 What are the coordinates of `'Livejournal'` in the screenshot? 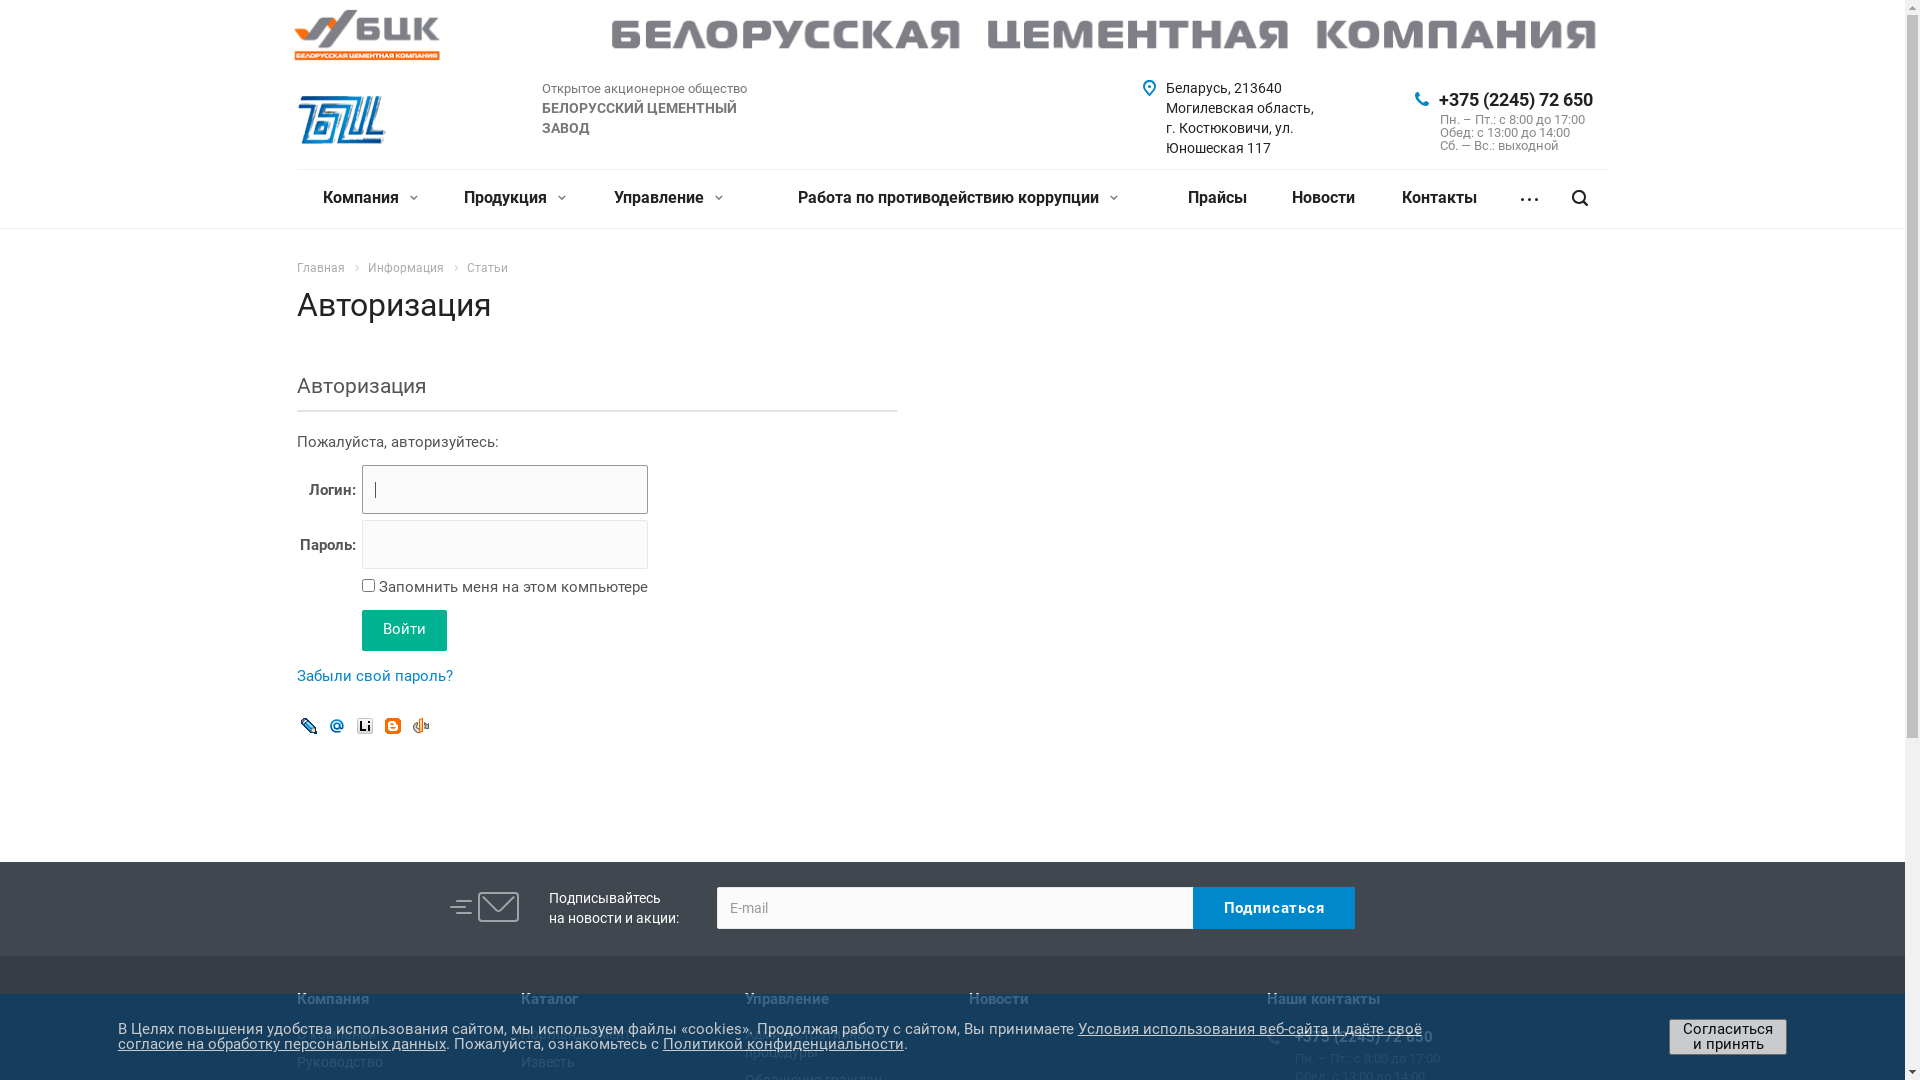 It's located at (307, 725).